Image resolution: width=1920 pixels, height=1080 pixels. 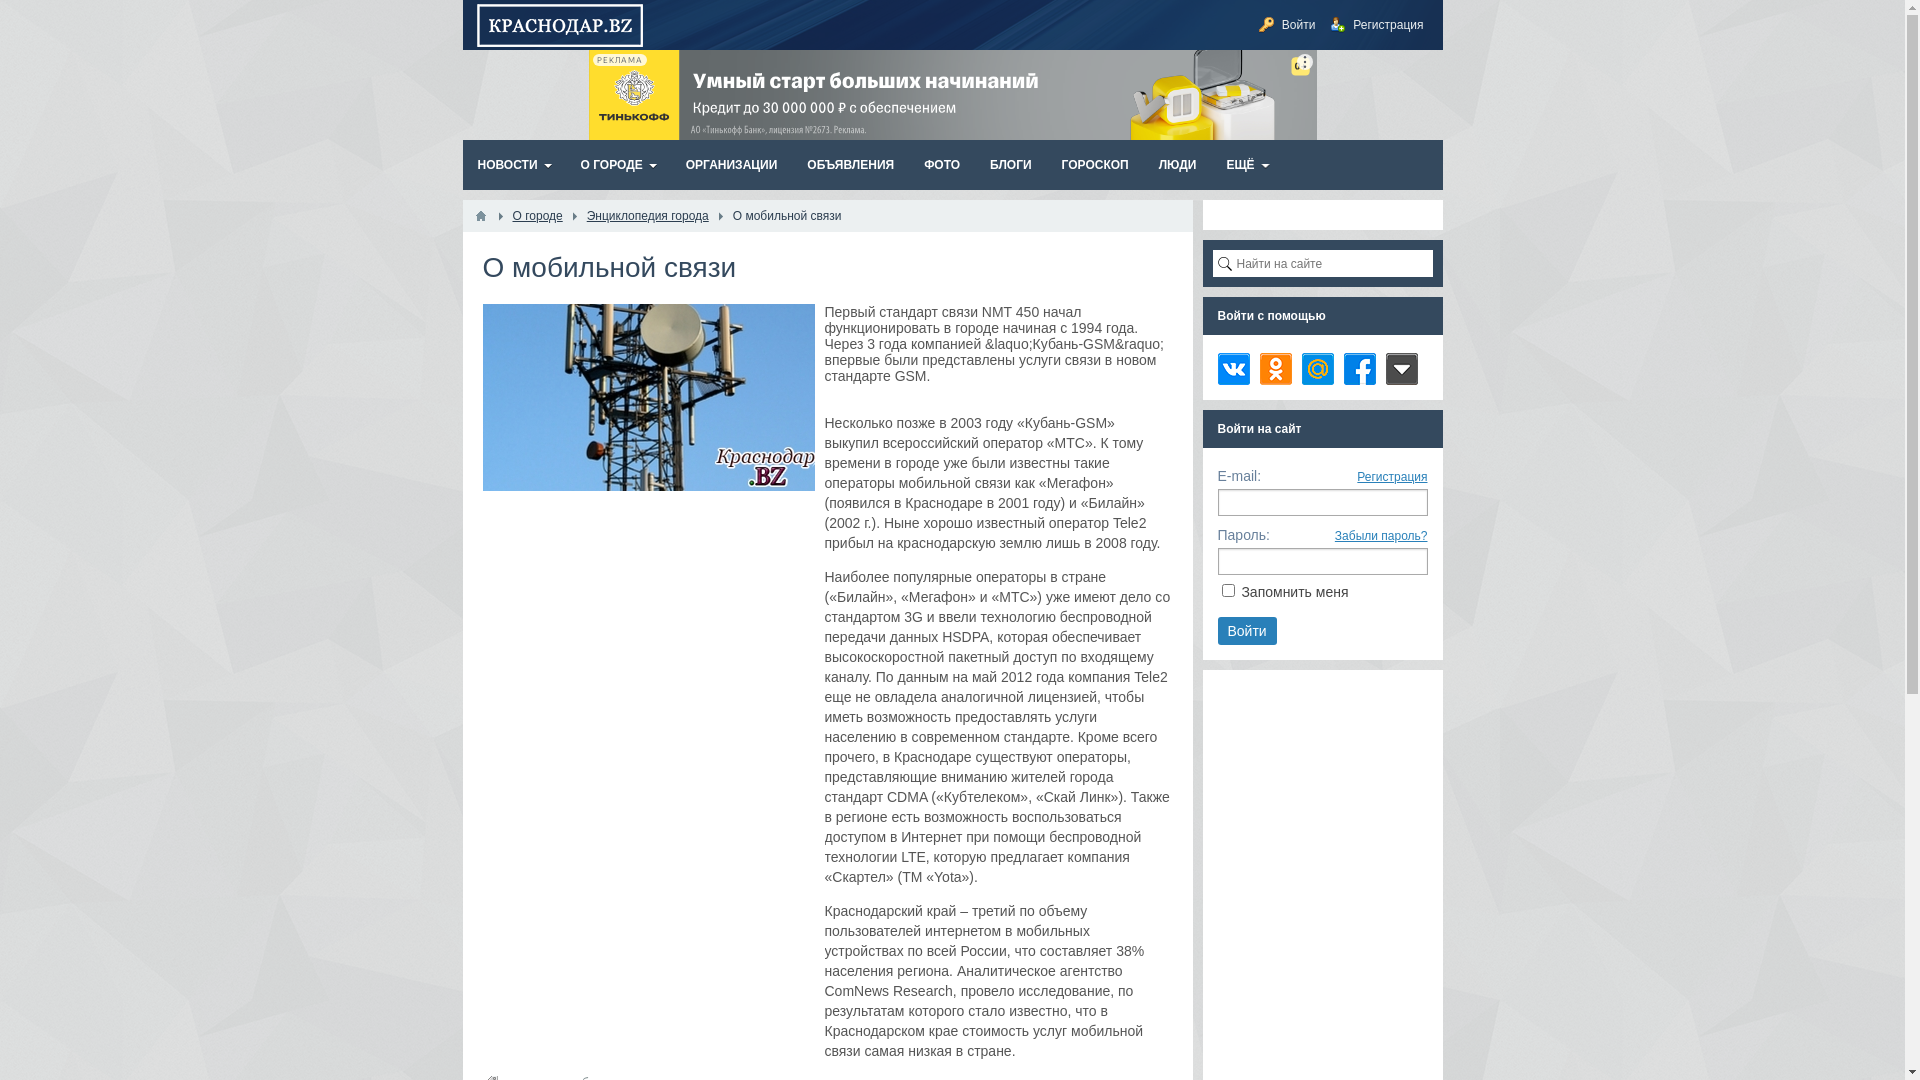 What do you see at coordinates (1318, 369) in the screenshot?
I see `'Mail.ru'` at bounding box center [1318, 369].